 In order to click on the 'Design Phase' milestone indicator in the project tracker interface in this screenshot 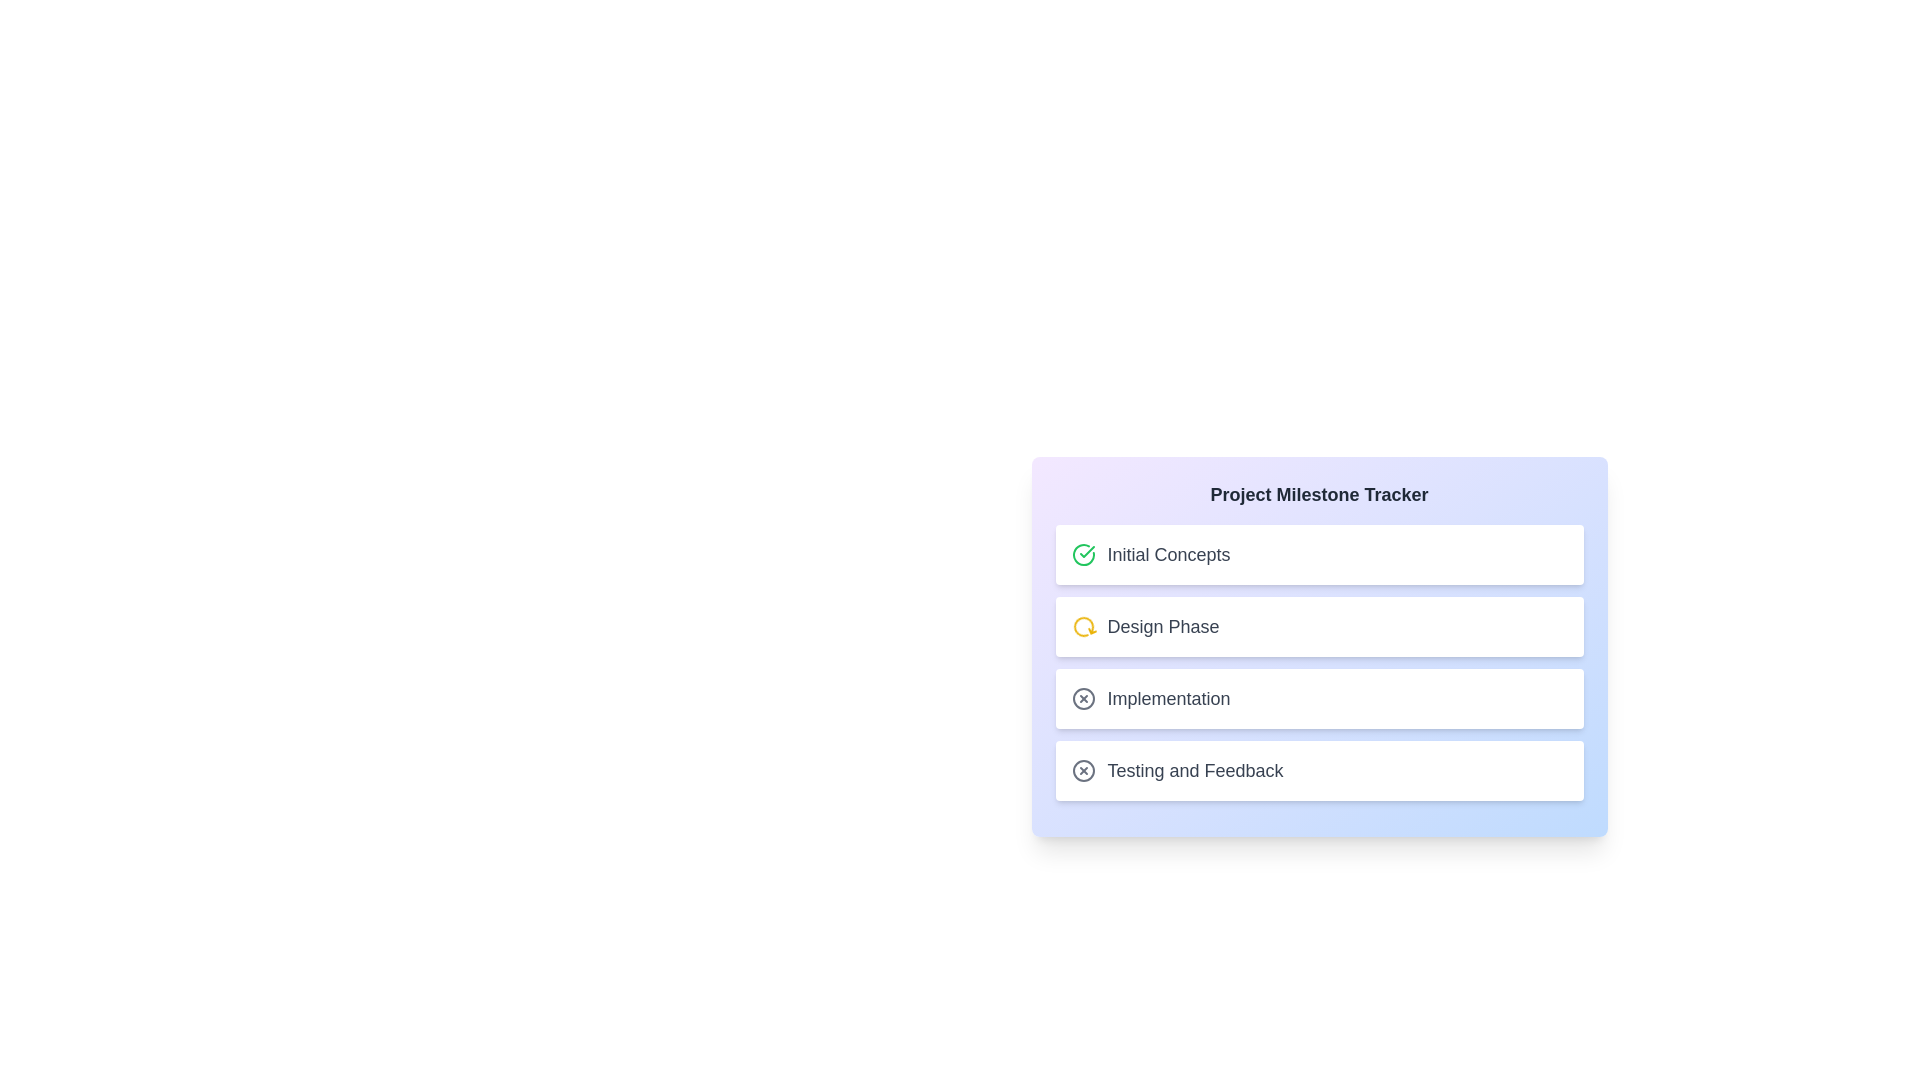, I will do `click(1145, 626)`.